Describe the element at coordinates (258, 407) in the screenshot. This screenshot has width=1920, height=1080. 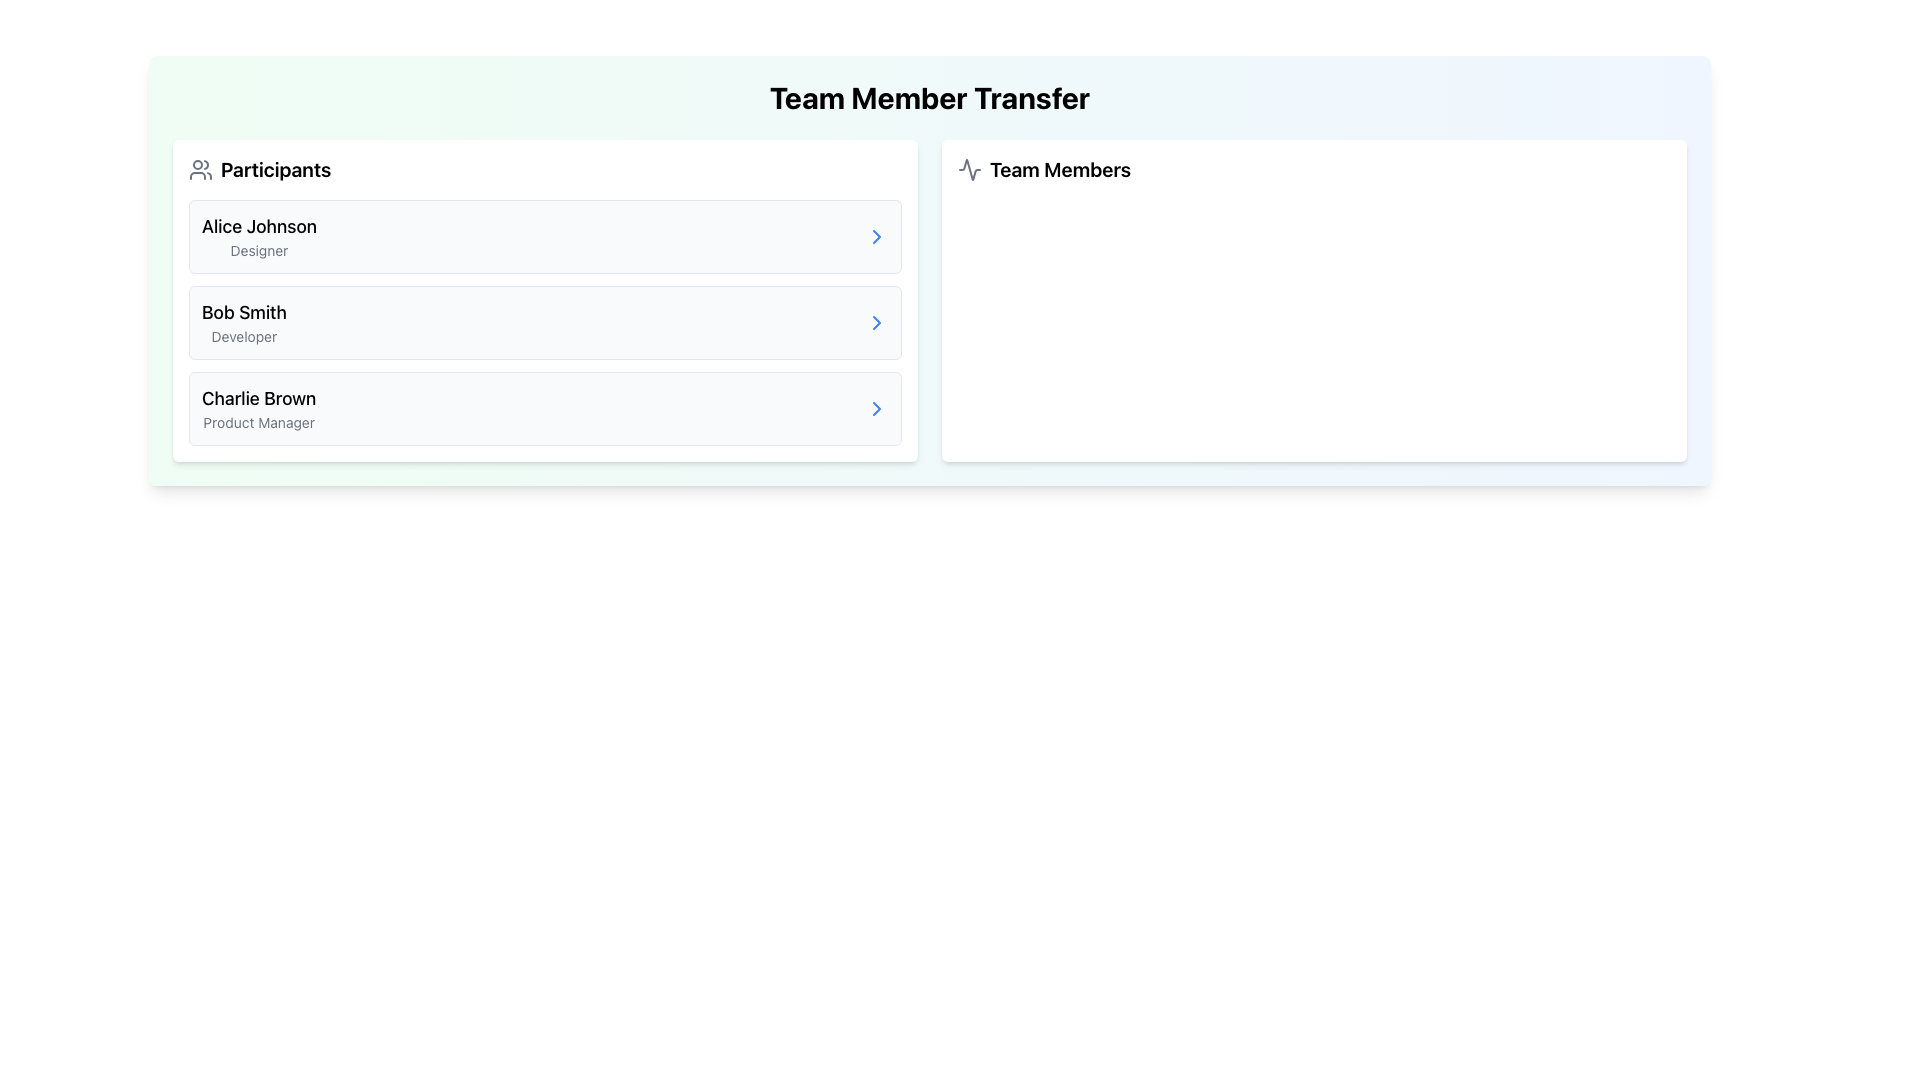
I see `the textual display component showing 'Charlie Brown' and 'Product Manager' in the Participants list` at that location.